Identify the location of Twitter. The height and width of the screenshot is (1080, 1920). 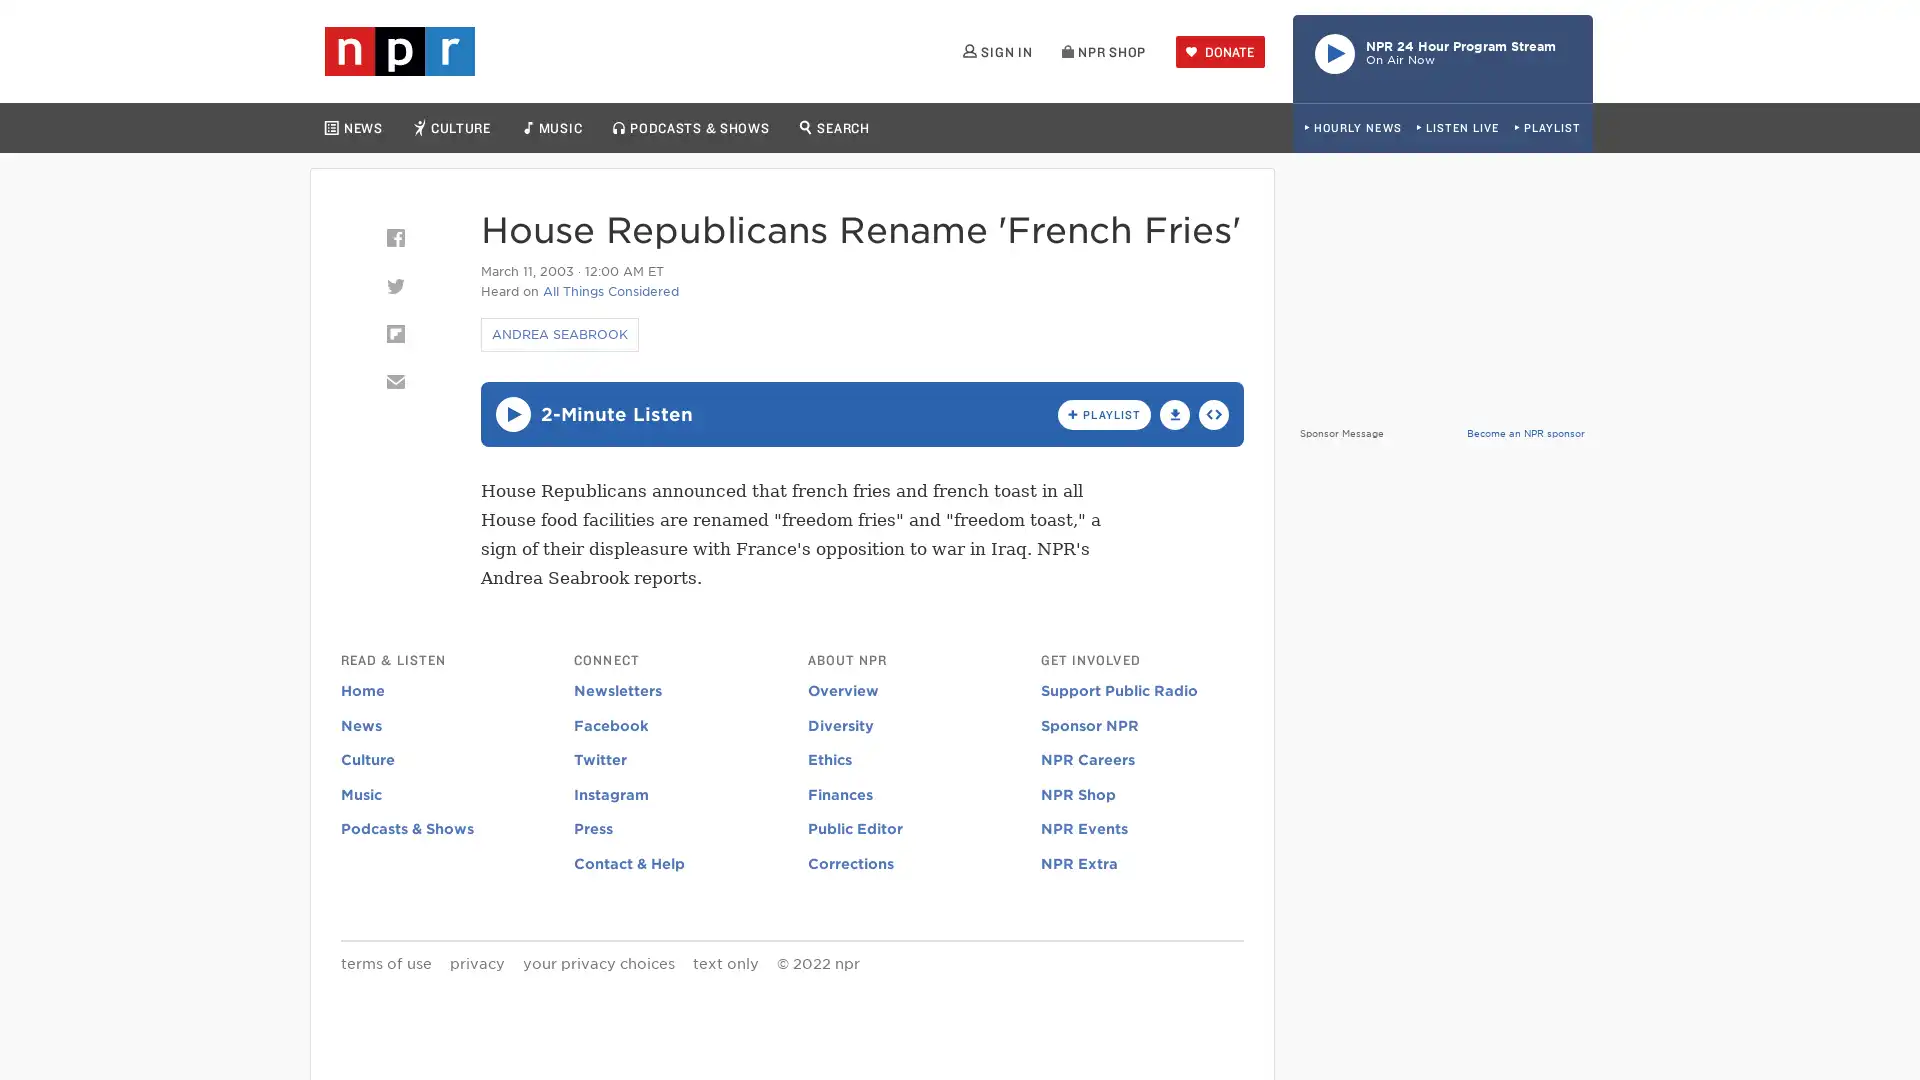
(394, 285).